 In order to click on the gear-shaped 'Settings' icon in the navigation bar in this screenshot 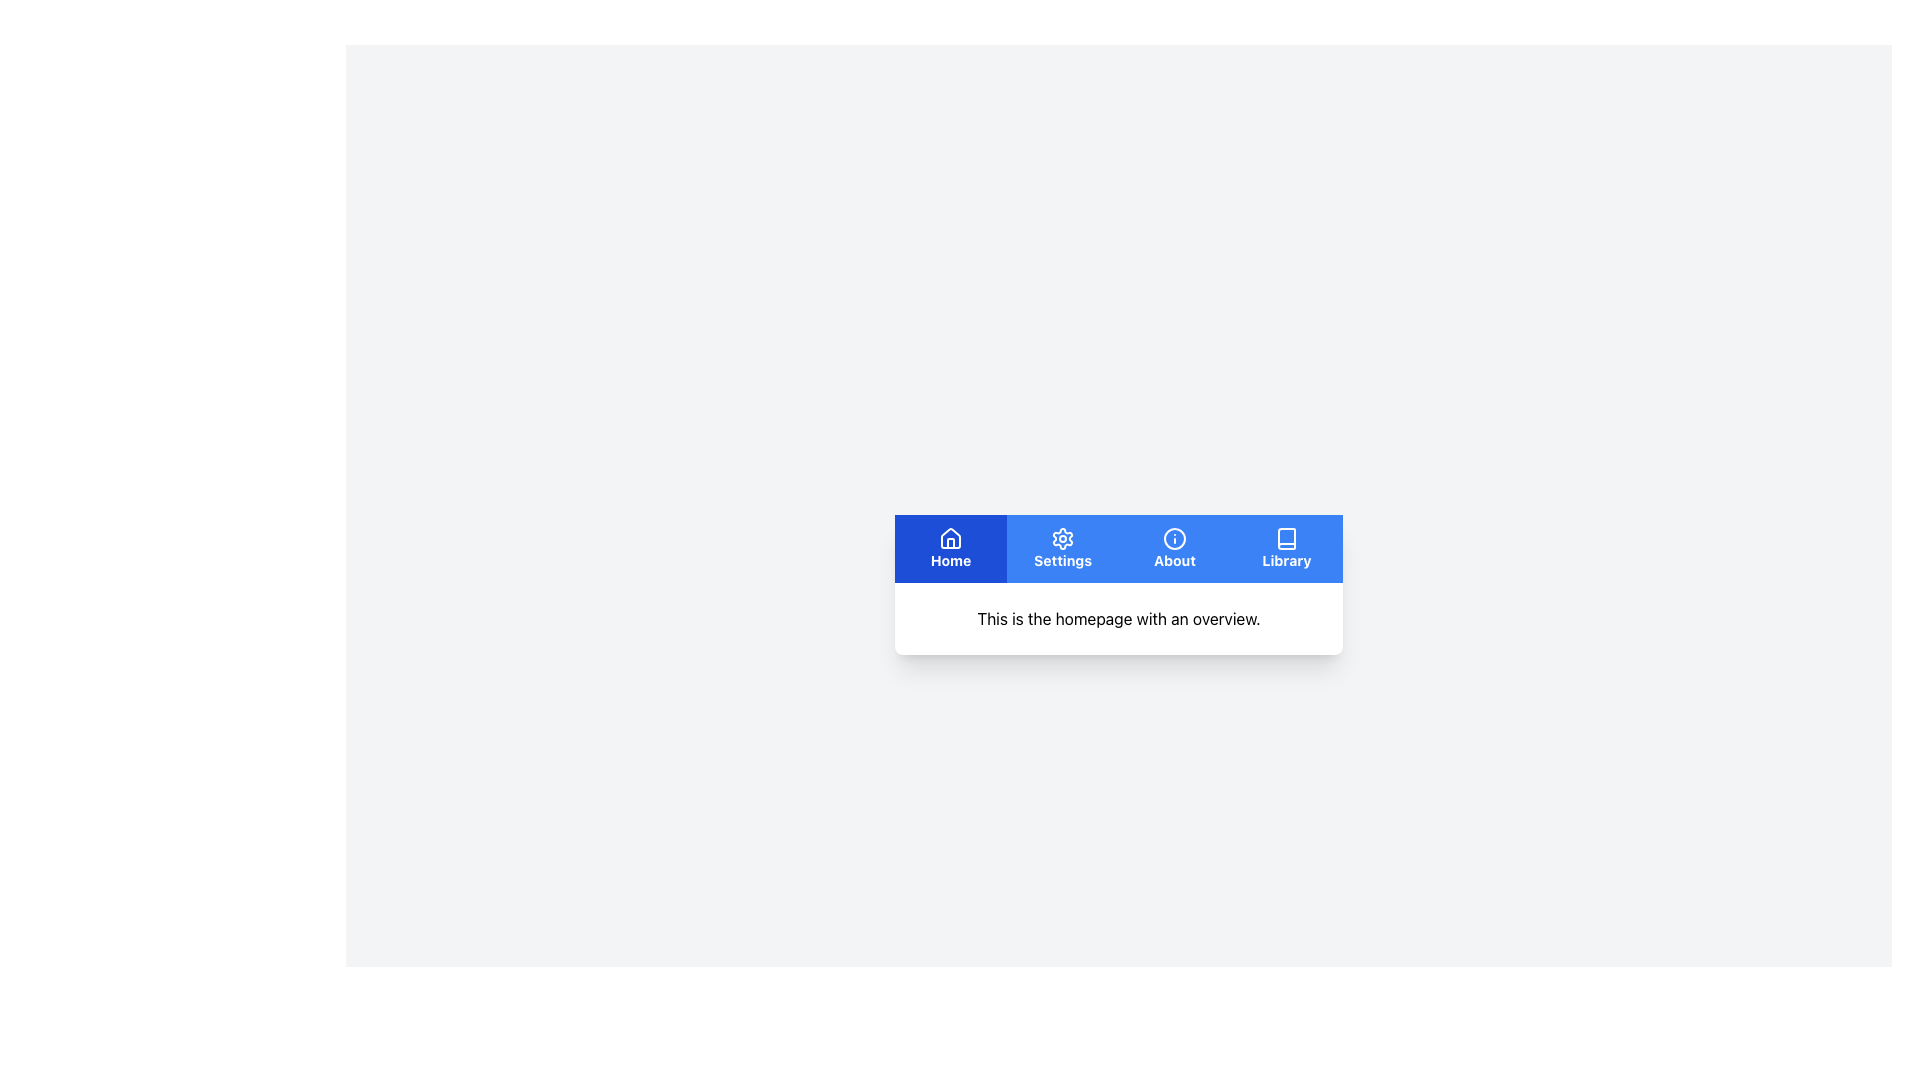, I will do `click(1061, 538)`.